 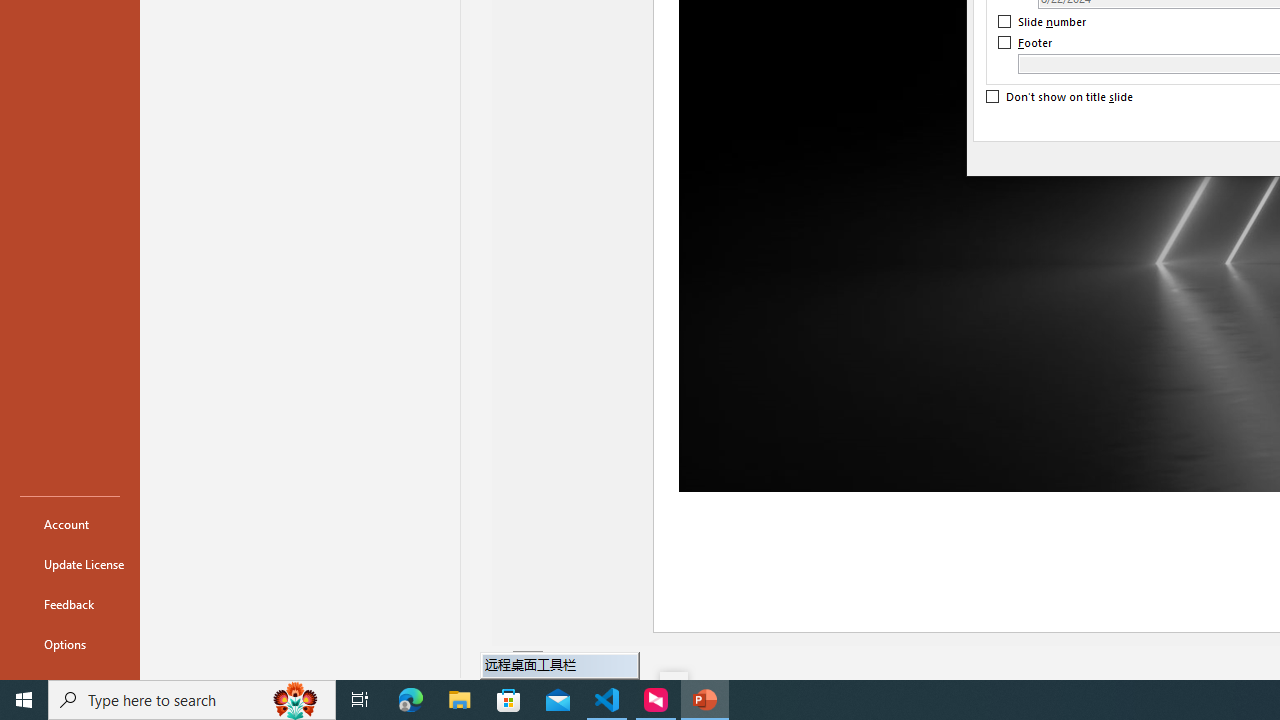 I want to click on 'Microsoft Edge', so click(x=410, y=698).